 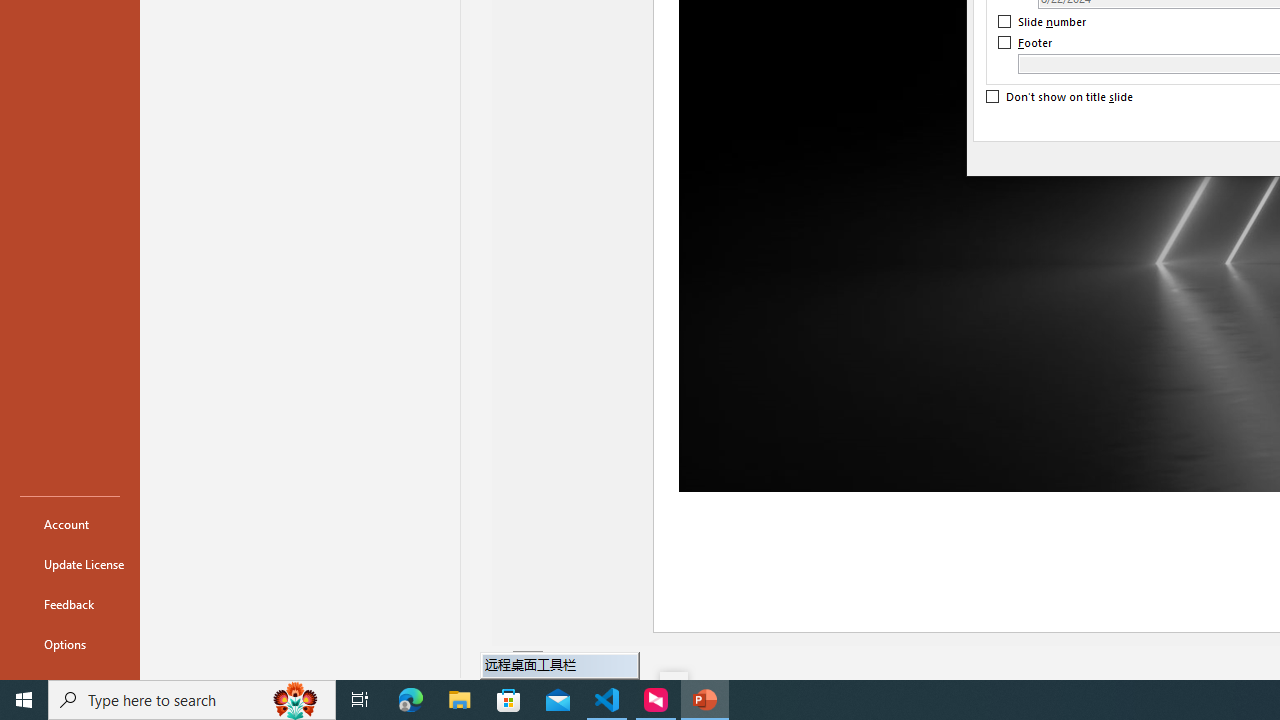 I want to click on 'Microsoft Edge', so click(x=410, y=698).